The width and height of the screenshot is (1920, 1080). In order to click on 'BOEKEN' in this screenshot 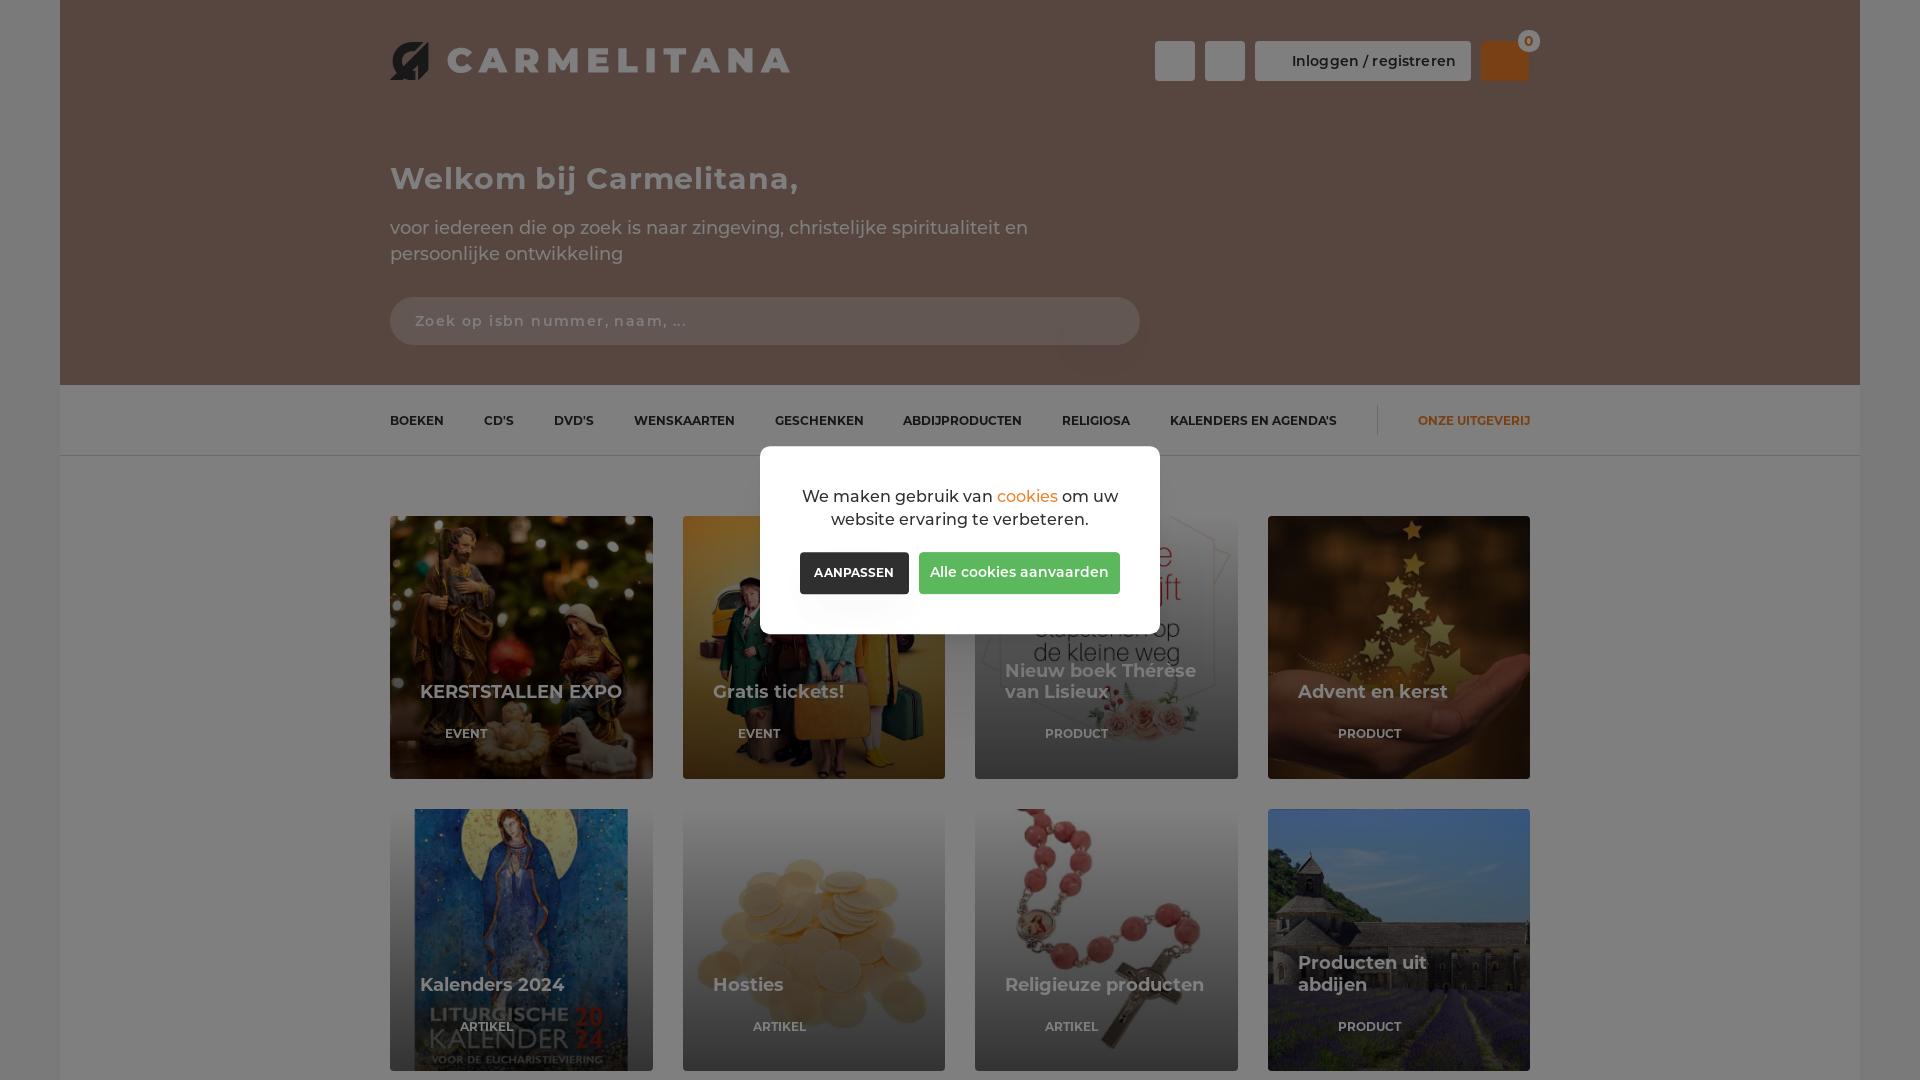, I will do `click(416, 419)`.